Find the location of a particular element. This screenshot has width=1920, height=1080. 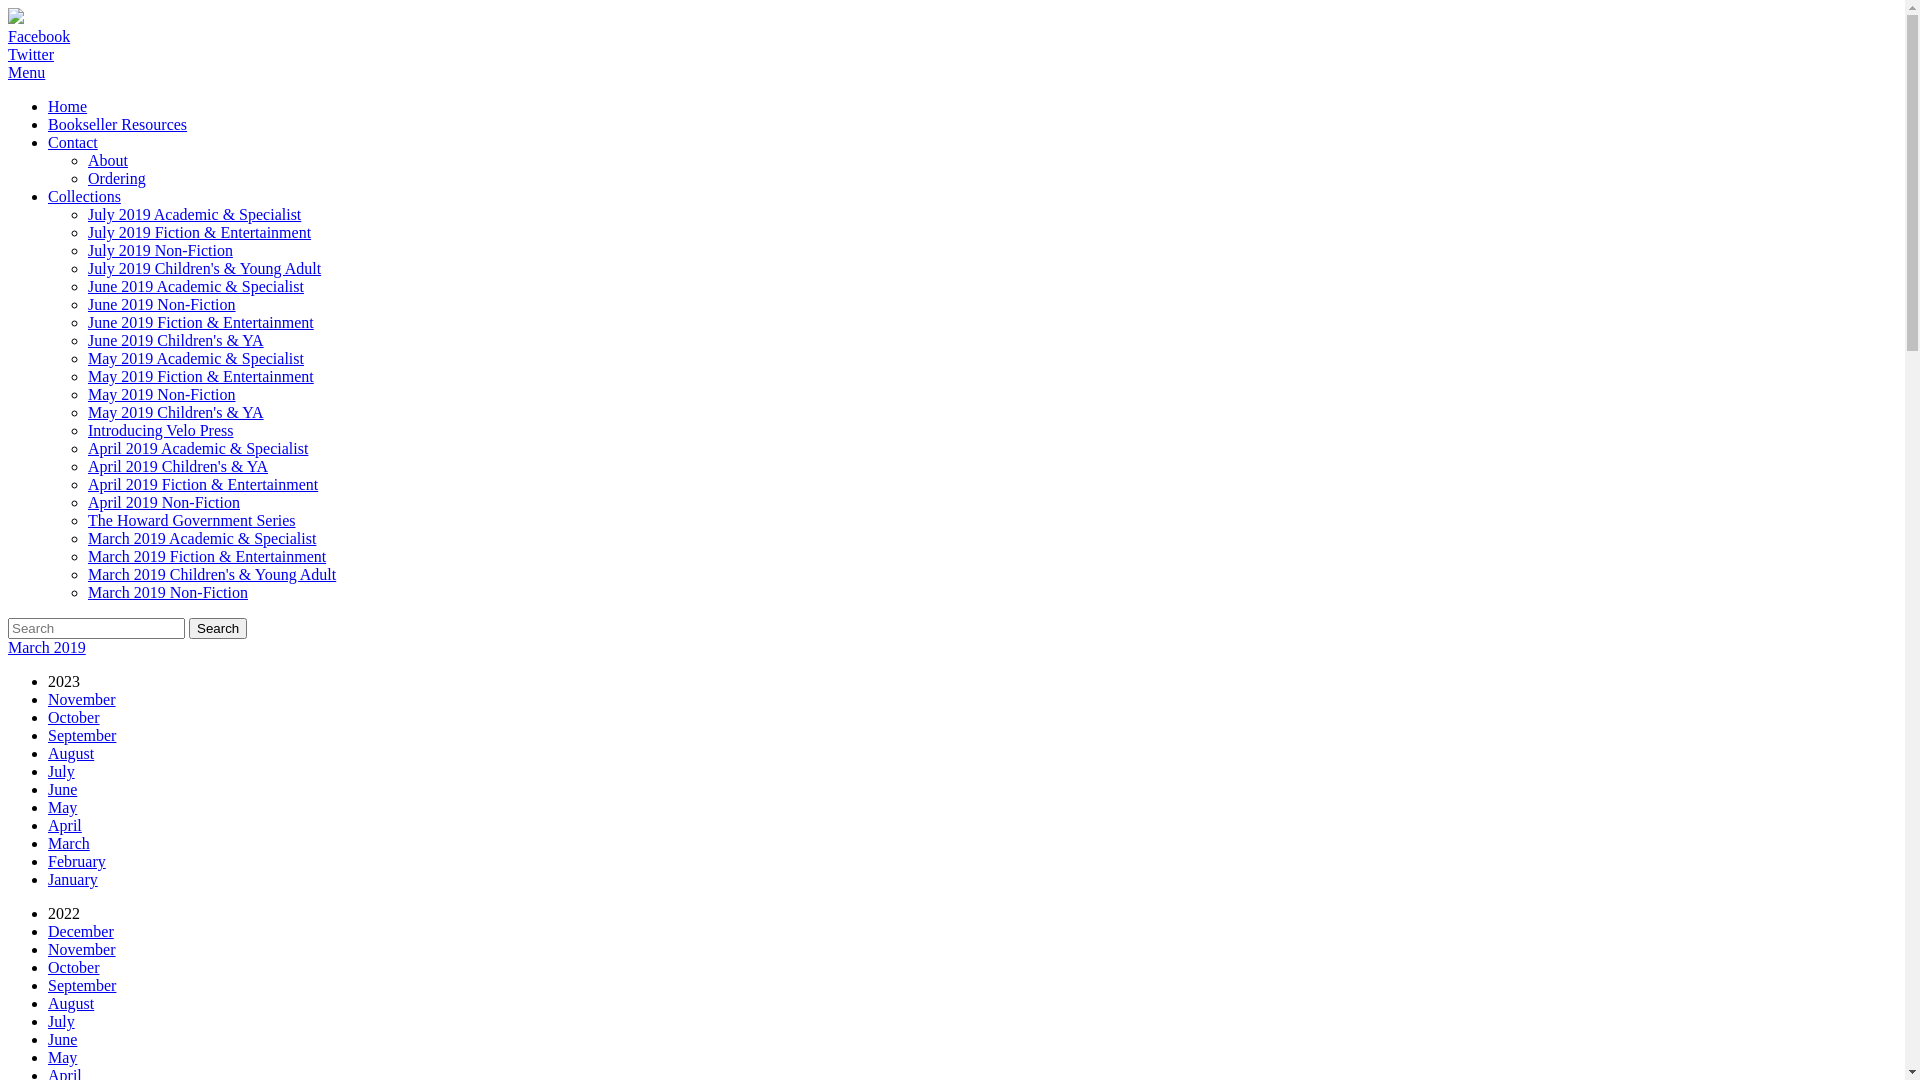

'April 2019 Children's & YA' is located at coordinates (86, 466).